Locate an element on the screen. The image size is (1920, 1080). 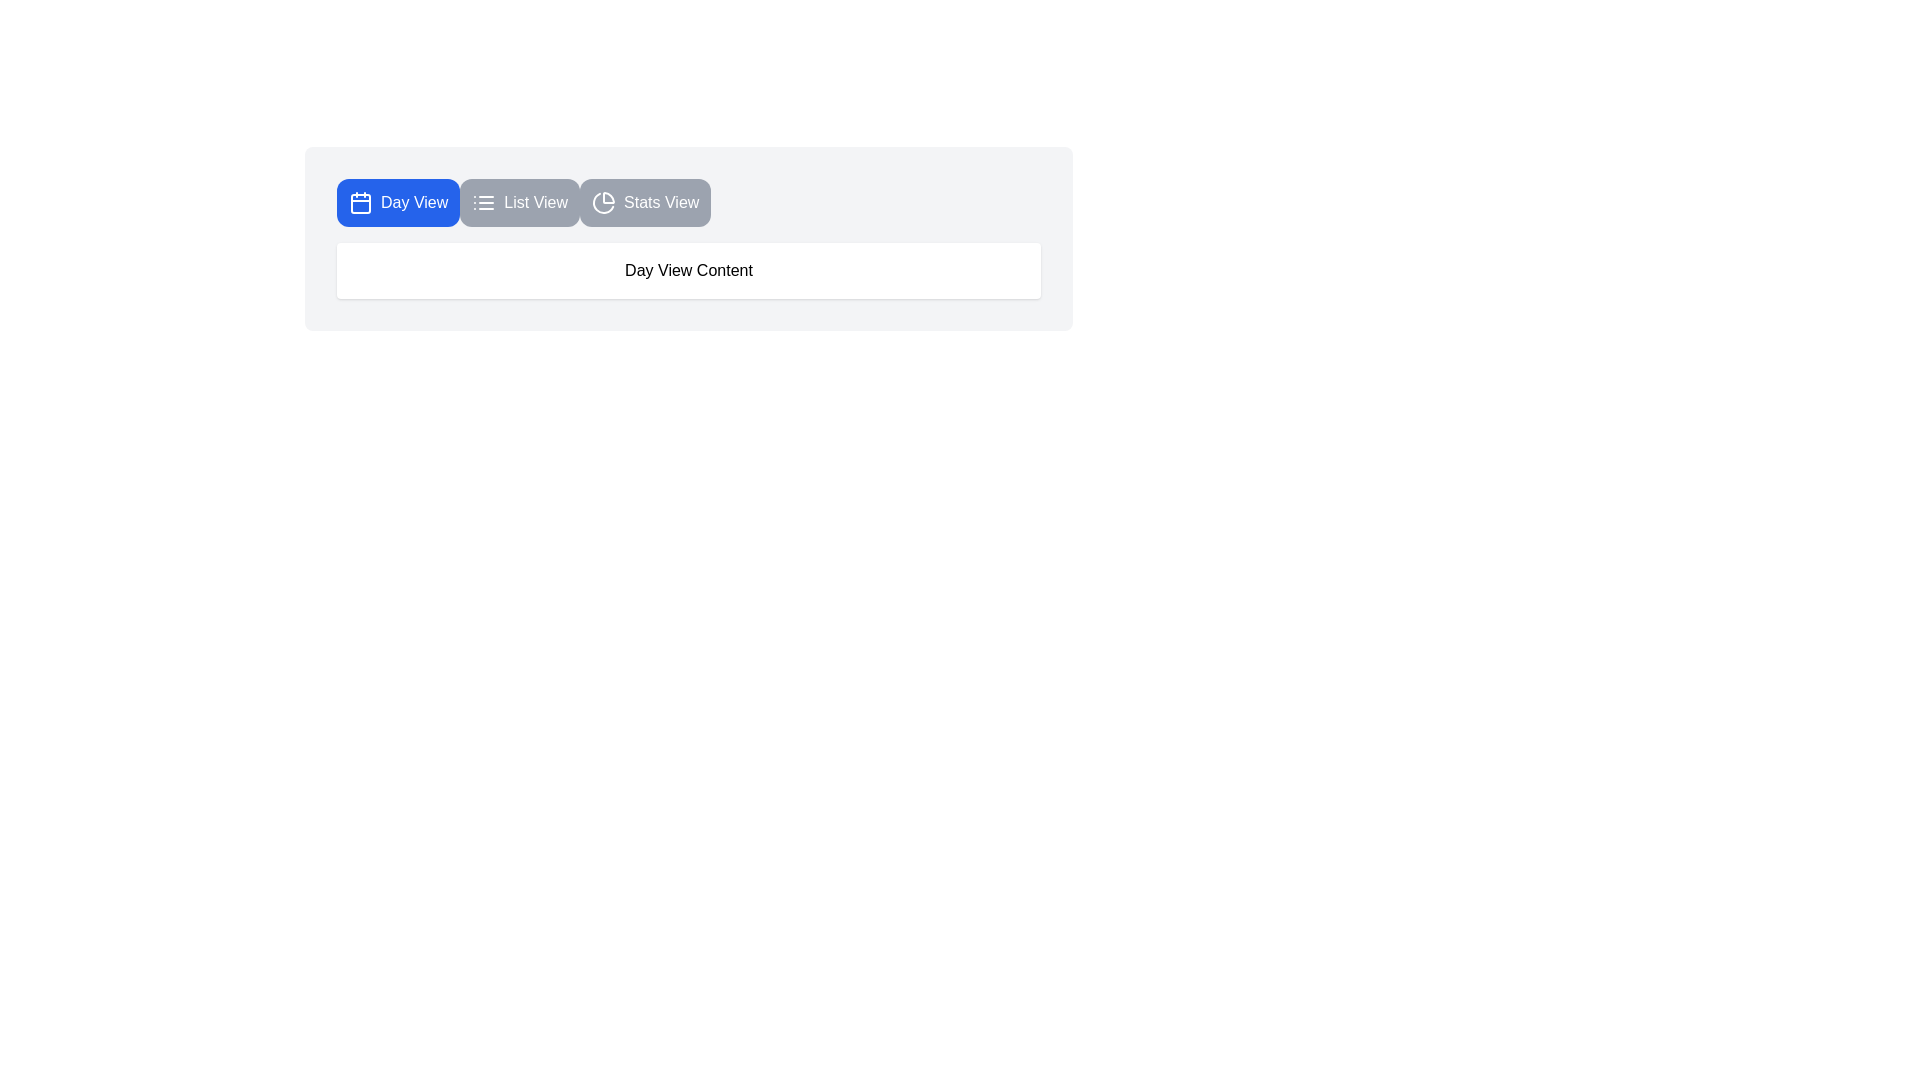
the List View tab by clicking its corresponding button is located at coordinates (519, 203).